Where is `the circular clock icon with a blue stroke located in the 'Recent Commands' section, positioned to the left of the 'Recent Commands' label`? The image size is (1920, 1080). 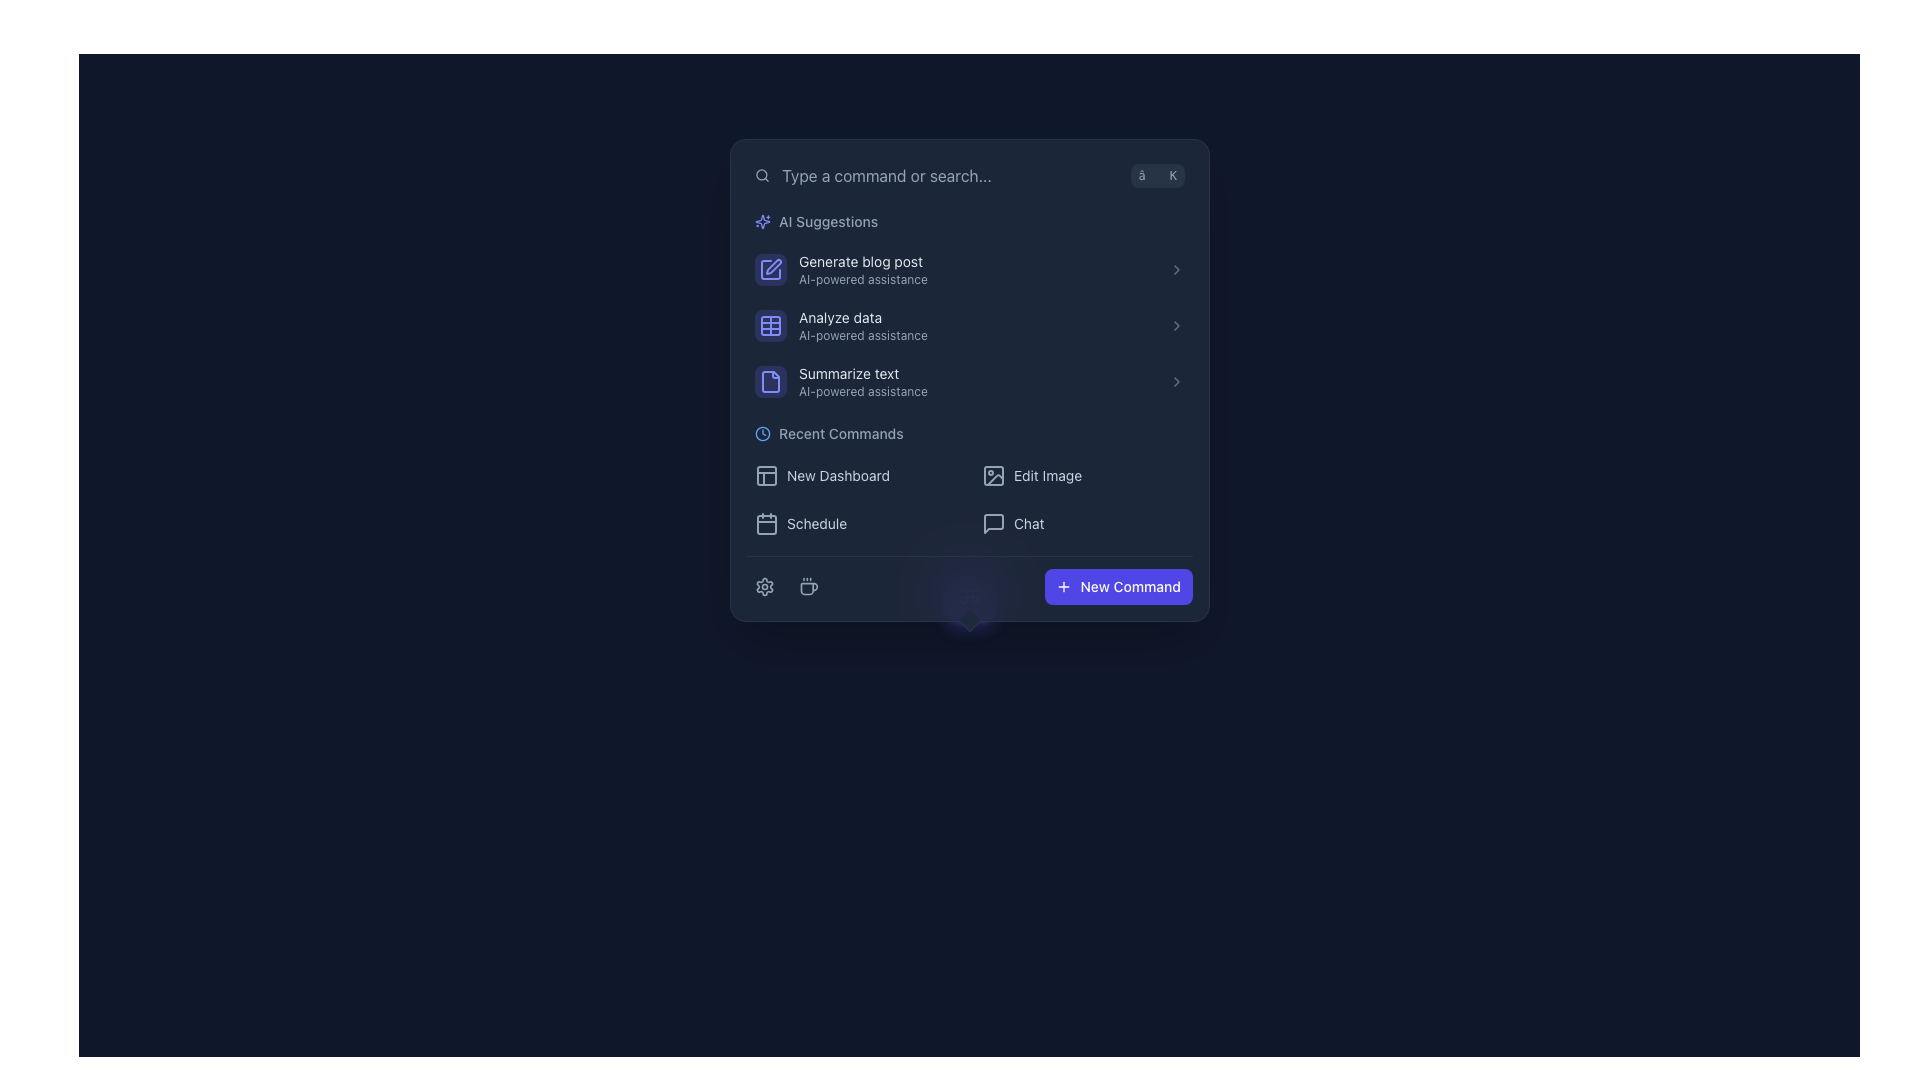 the circular clock icon with a blue stroke located in the 'Recent Commands' section, positioned to the left of the 'Recent Commands' label is located at coordinates (761, 433).